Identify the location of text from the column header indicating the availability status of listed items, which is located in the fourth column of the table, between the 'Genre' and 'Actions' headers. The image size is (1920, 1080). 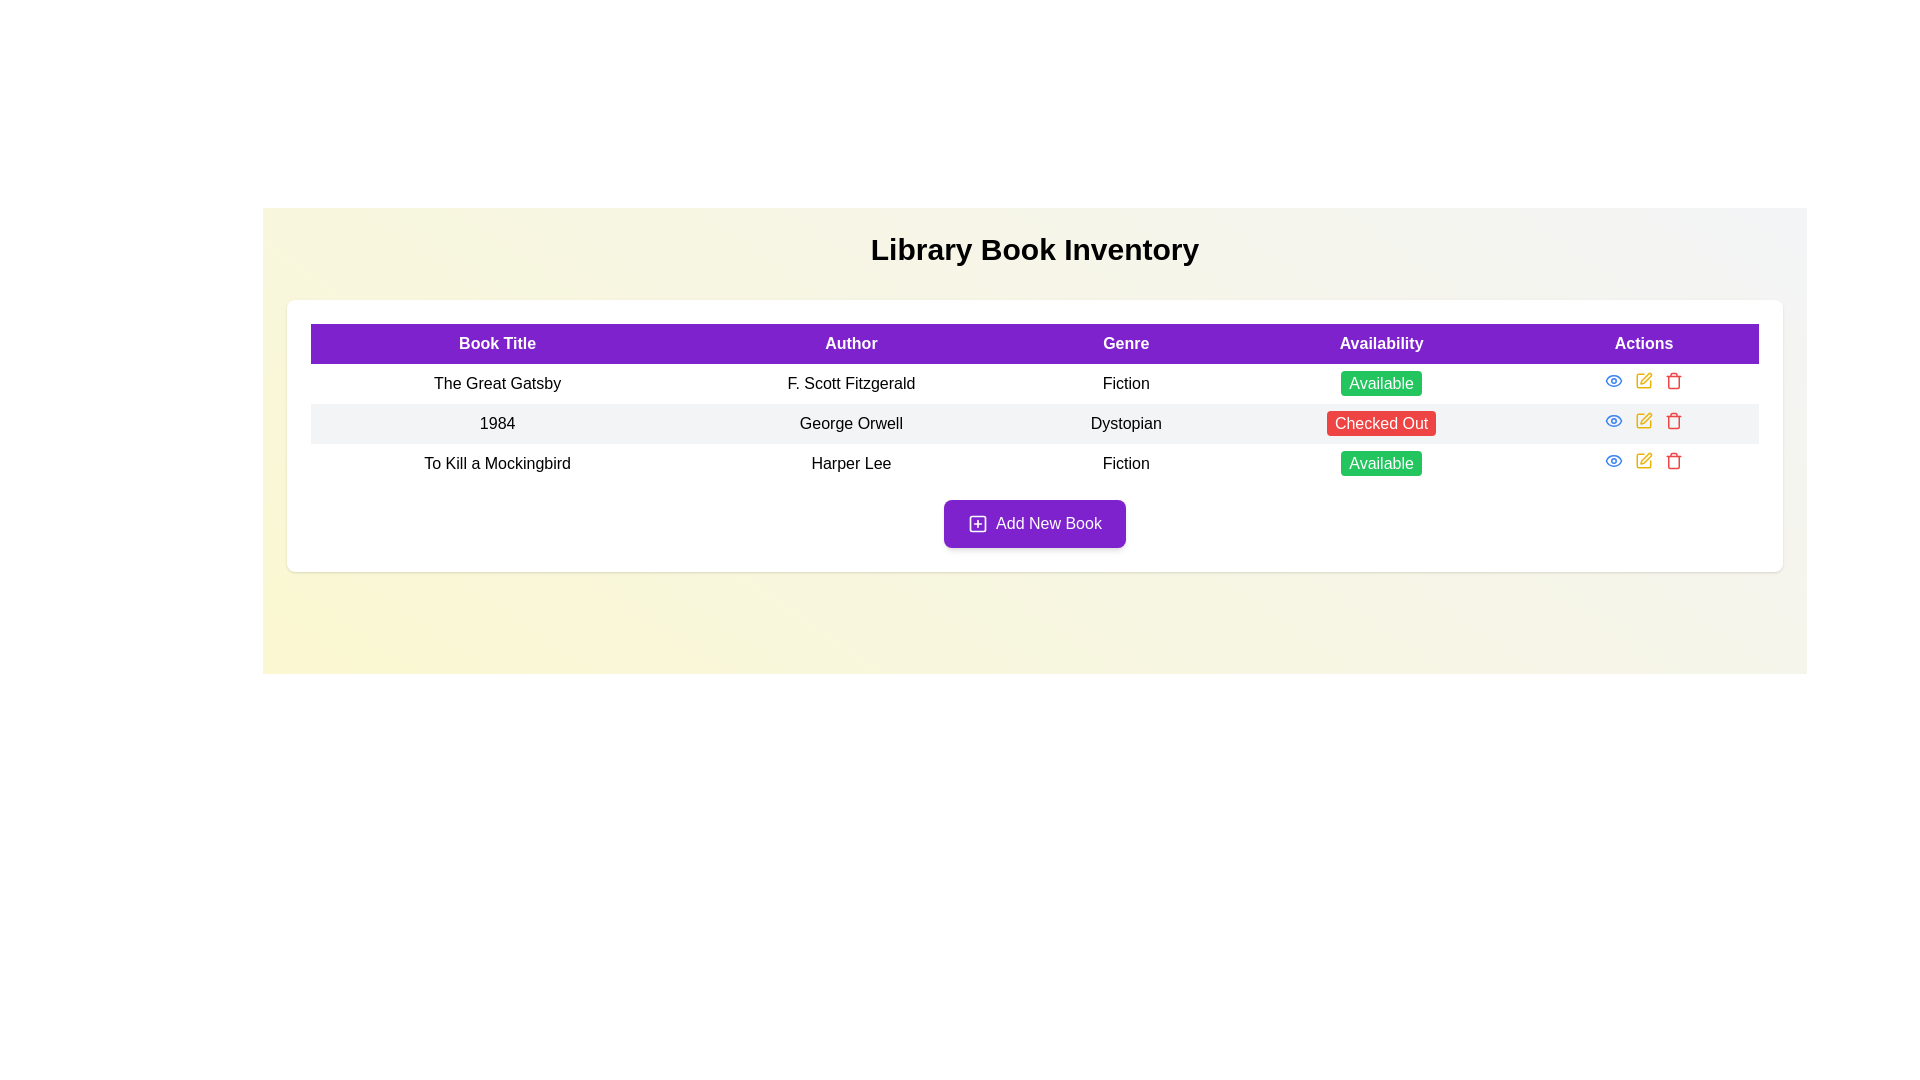
(1380, 342).